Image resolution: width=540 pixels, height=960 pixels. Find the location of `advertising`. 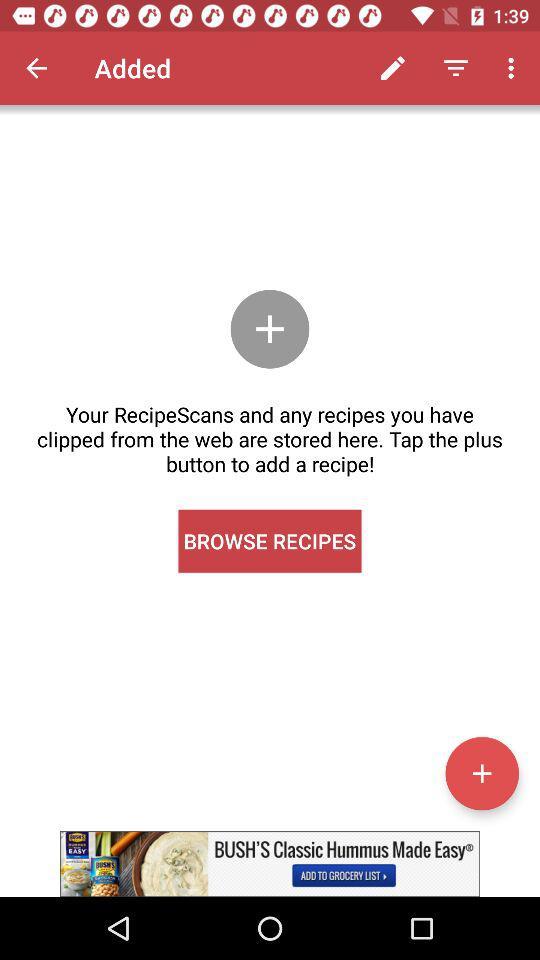

advertising is located at coordinates (270, 863).